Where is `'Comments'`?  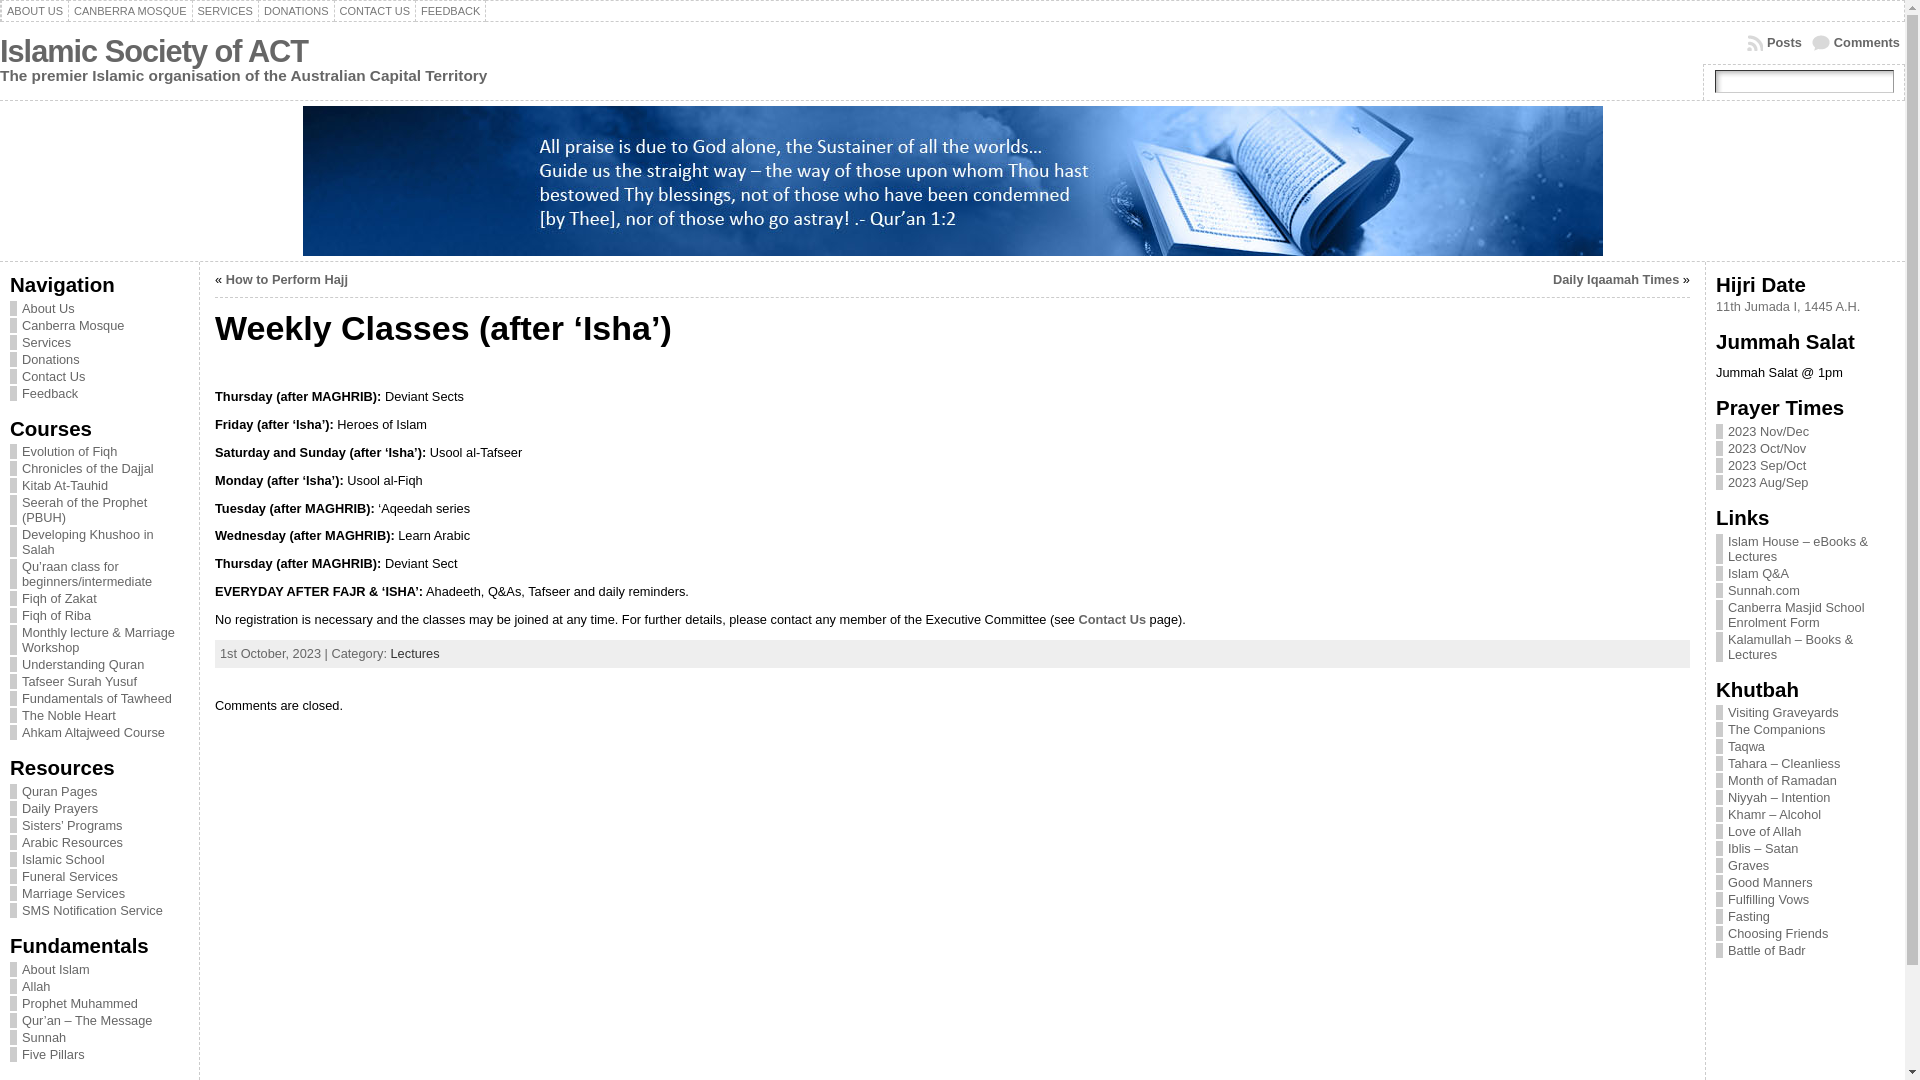
'Comments' is located at coordinates (1855, 42).